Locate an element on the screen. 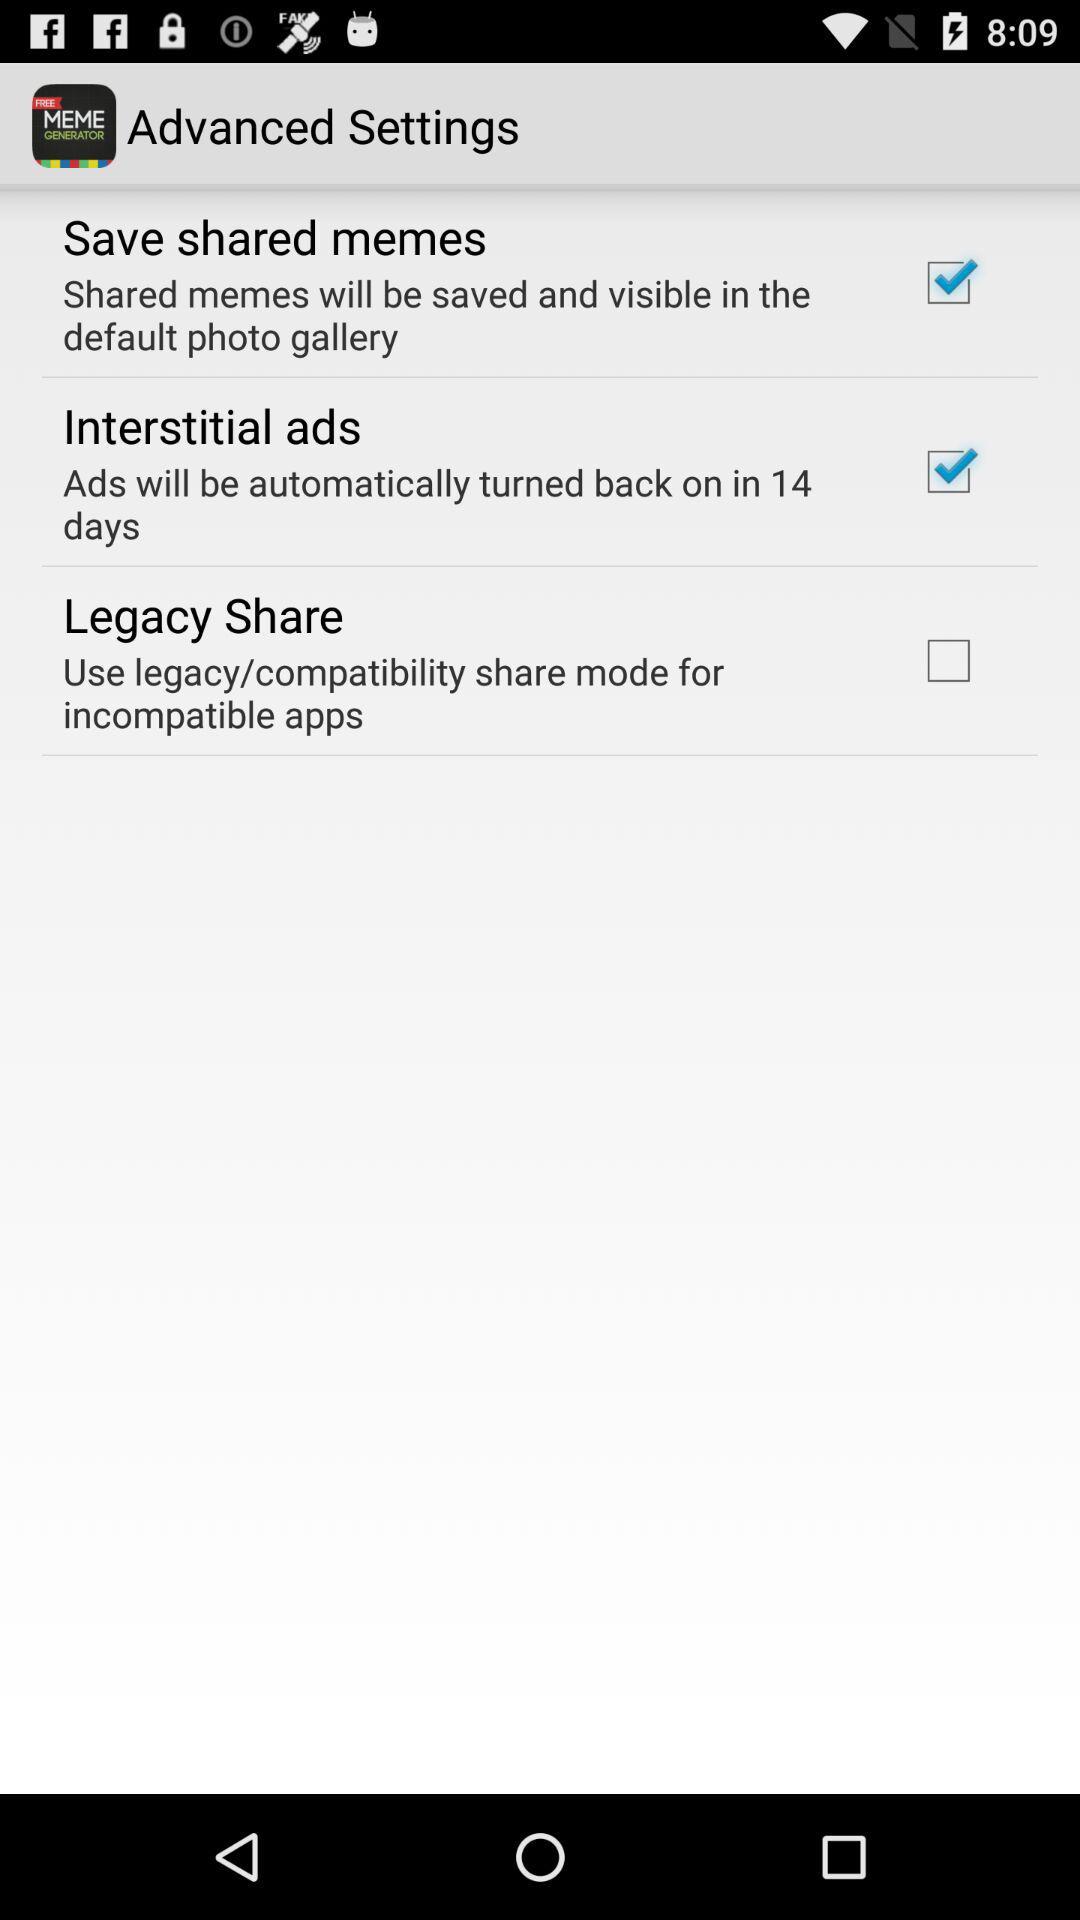 The height and width of the screenshot is (1920, 1080). interstitial ads item is located at coordinates (212, 424).